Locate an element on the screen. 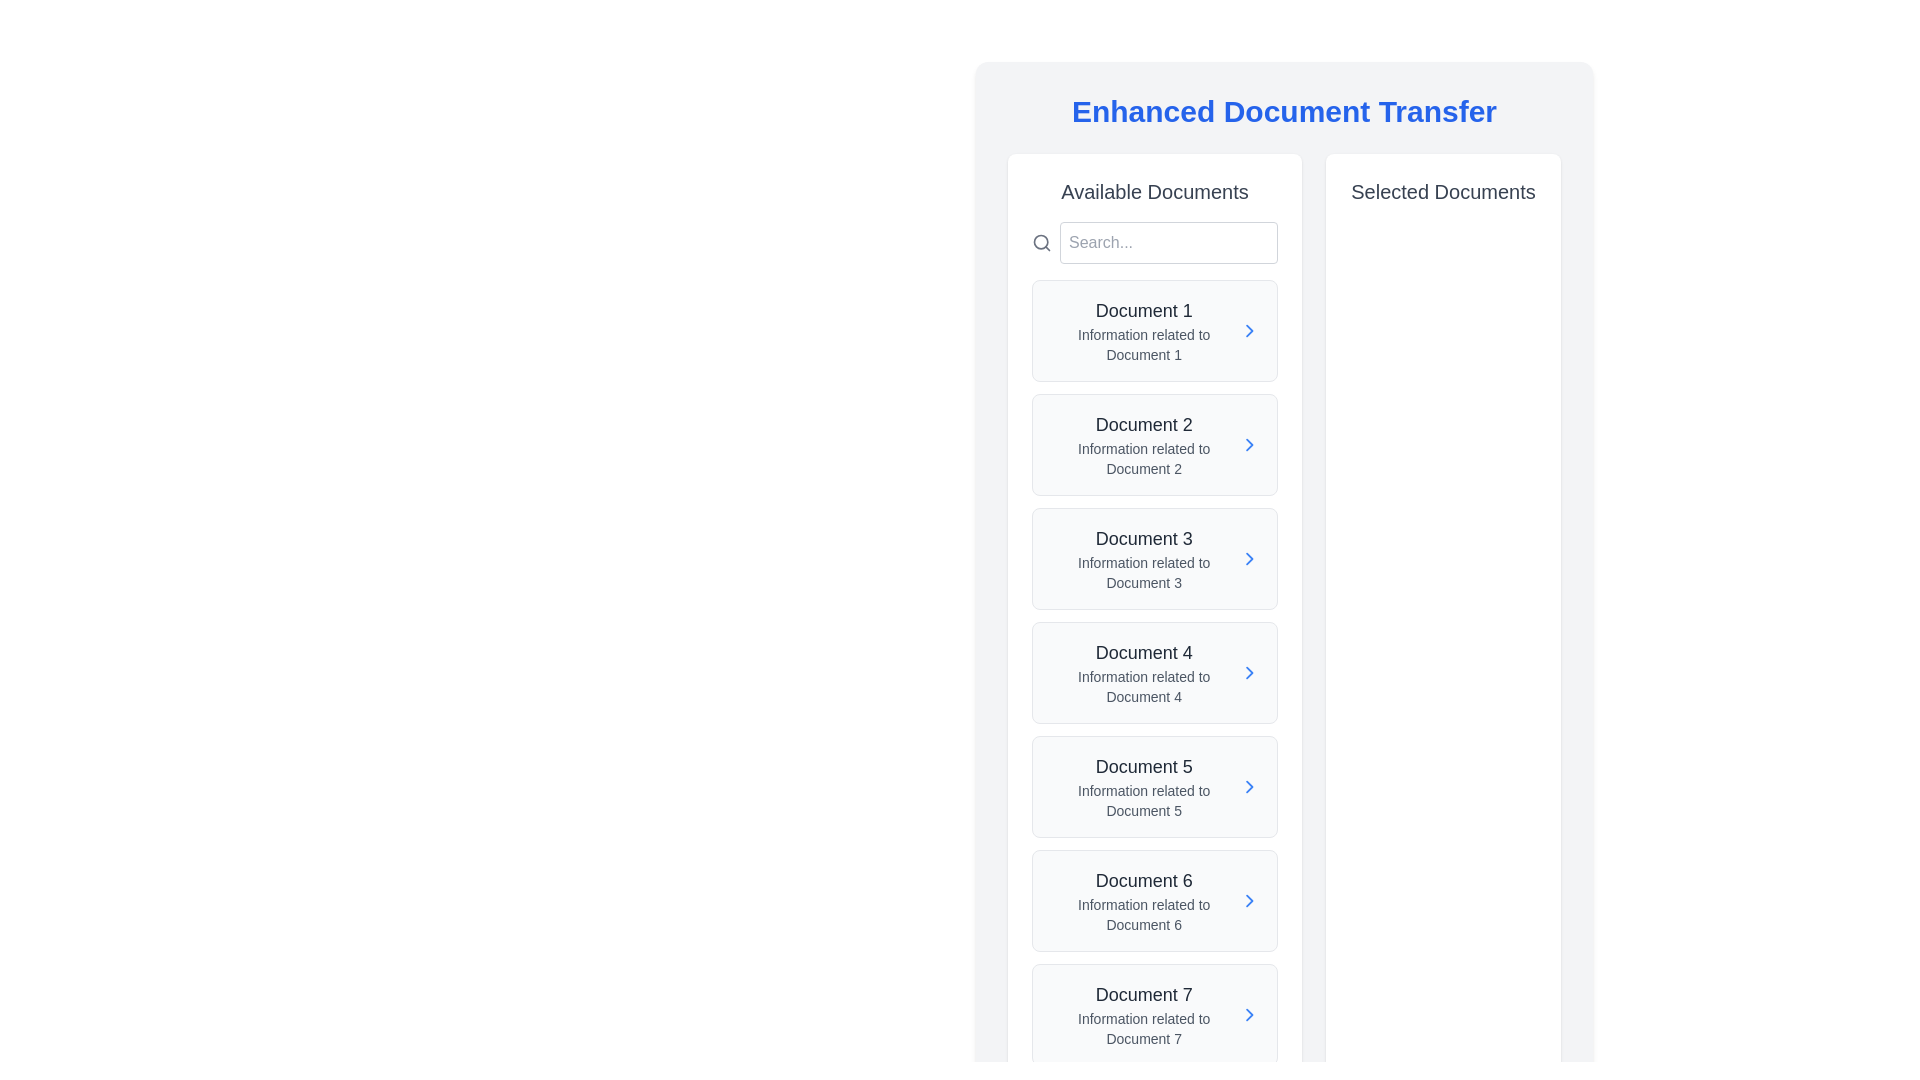 The height and width of the screenshot is (1080, 1920). the icon next to 'Document 1' is located at coordinates (1248, 330).